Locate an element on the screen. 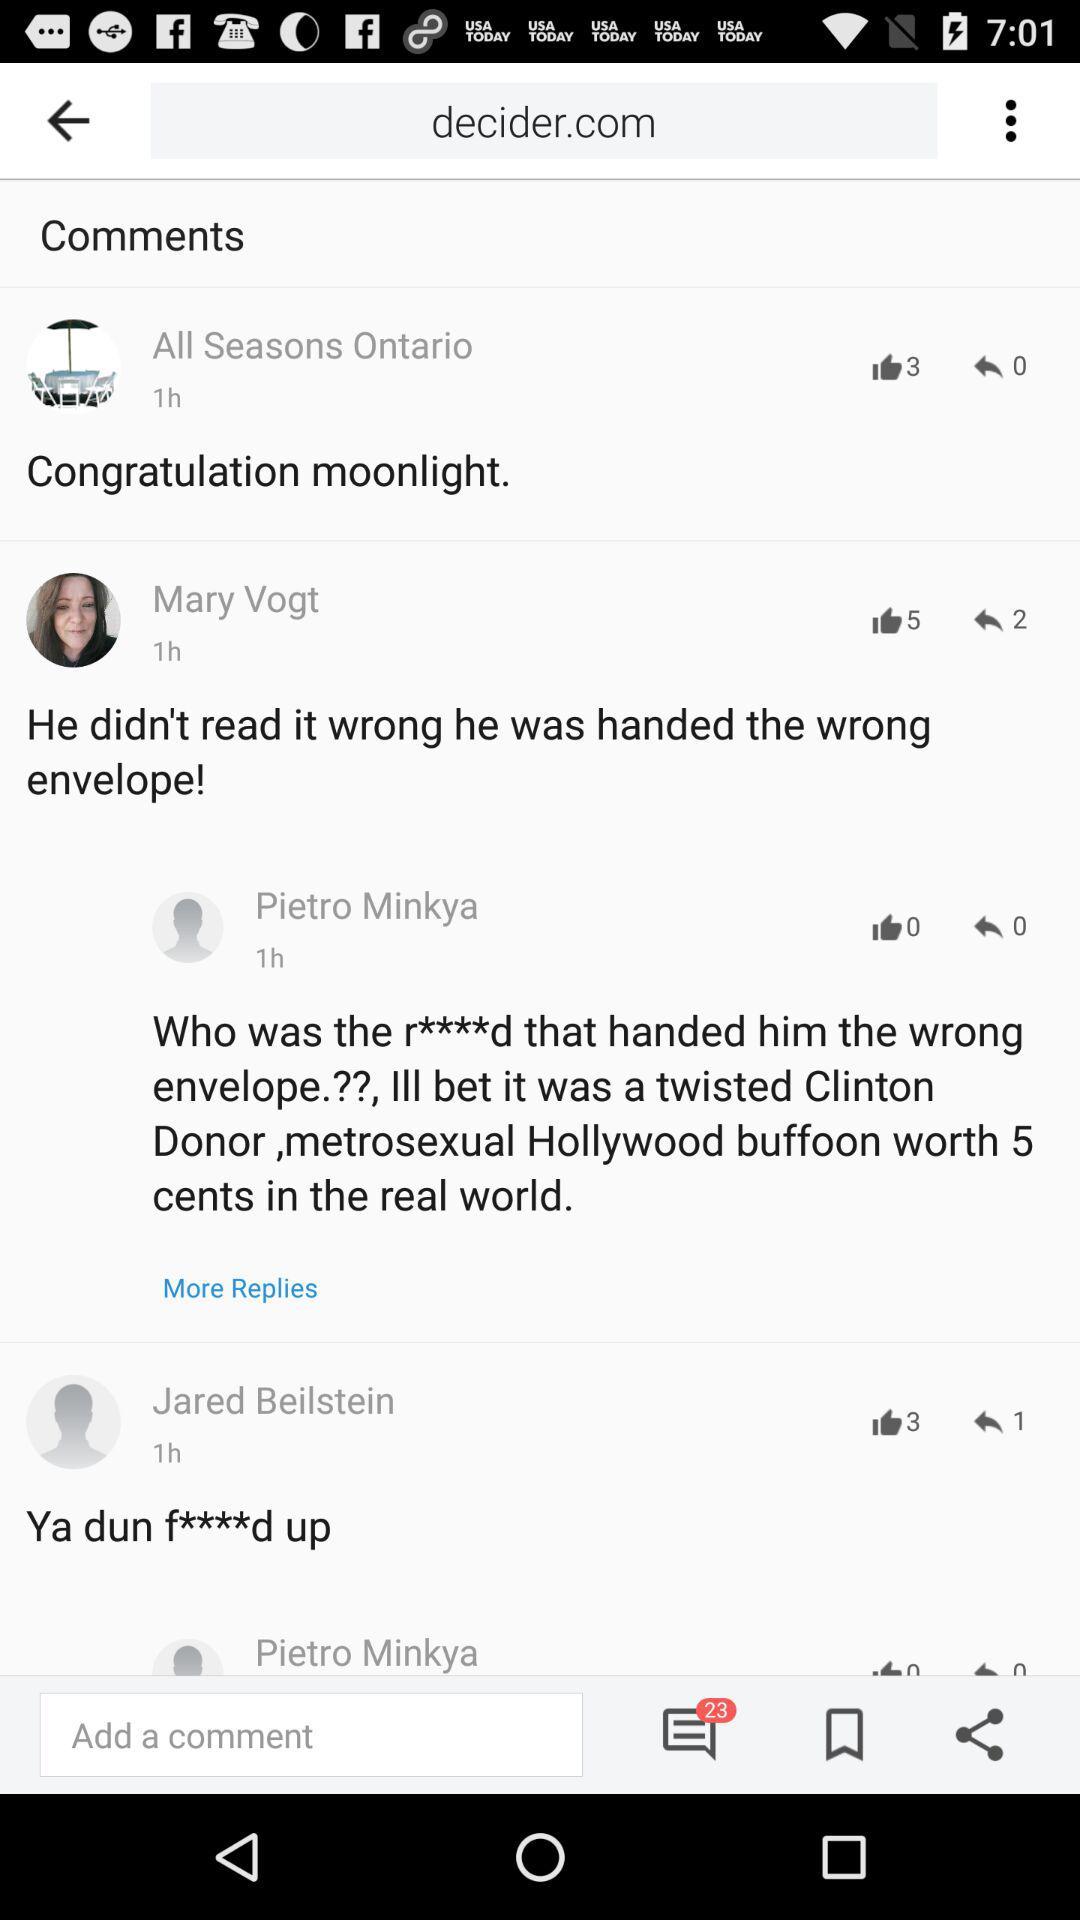 This screenshot has width=1080, height=1920. the first forward option is located at coordinates (999, 366).